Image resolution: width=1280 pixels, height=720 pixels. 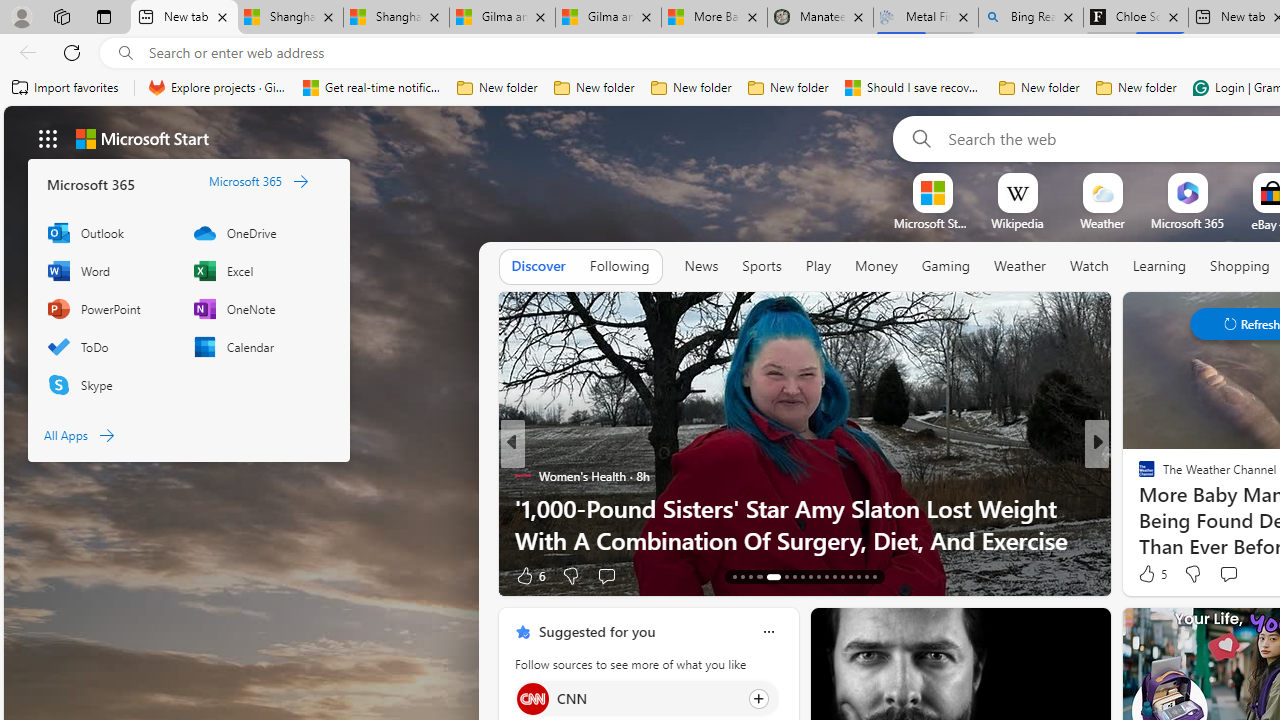 What do you see at coordinates (141, 137) in the screenshot?
I see `'Microsoft start'` at bounding box center [141, 137].